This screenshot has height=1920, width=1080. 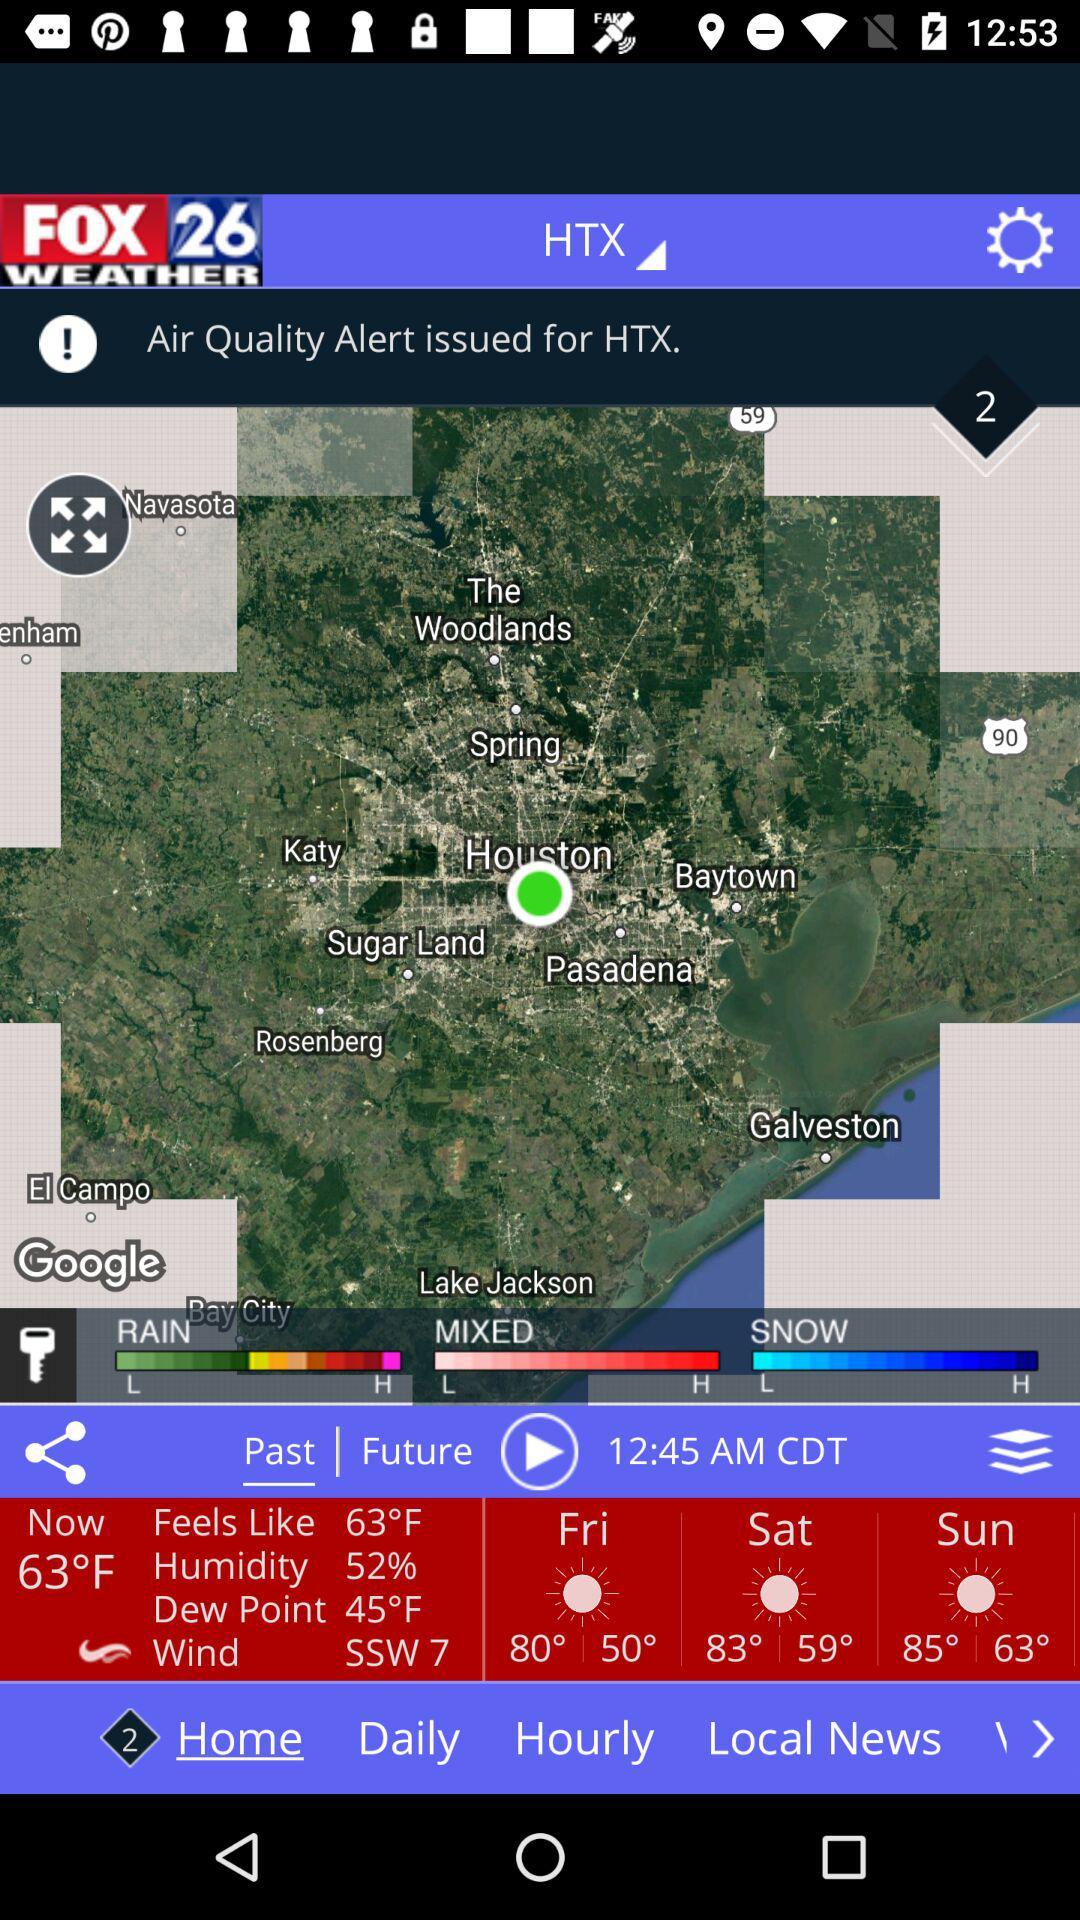 What do you see at coordinates (538, 1451) in the screenshot?
I see `icon next to the 12 45 am` at bounding box center [538, 1451].